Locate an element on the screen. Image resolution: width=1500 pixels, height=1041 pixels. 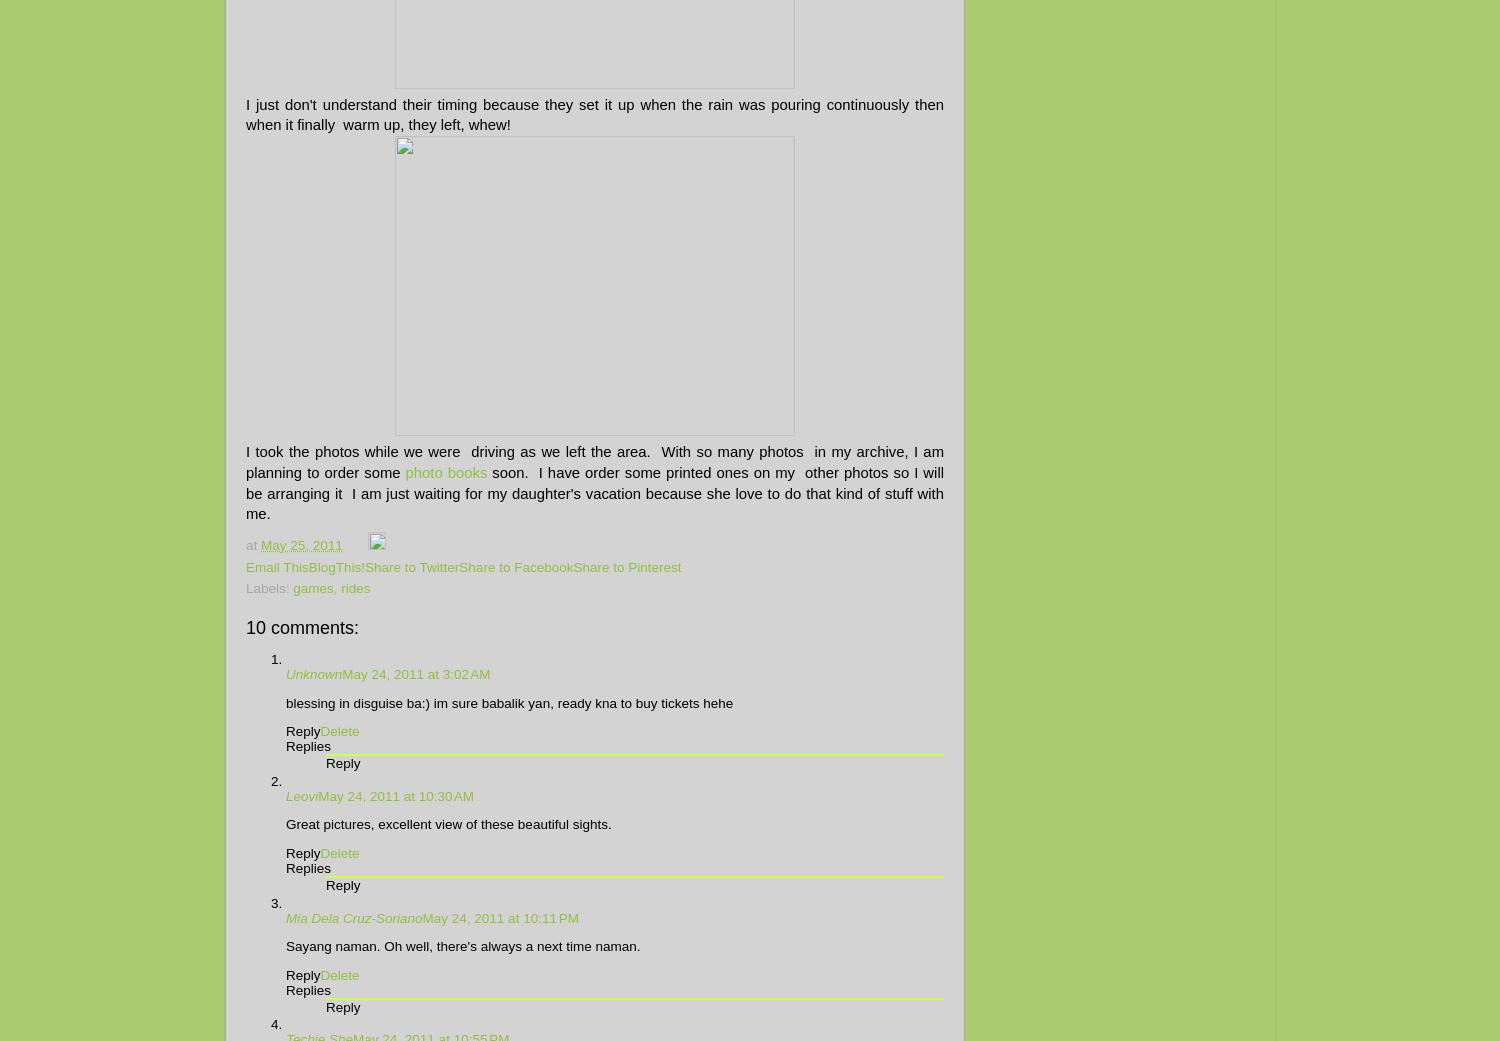
'Share to Facebook' is located at coordinates (516, 566).